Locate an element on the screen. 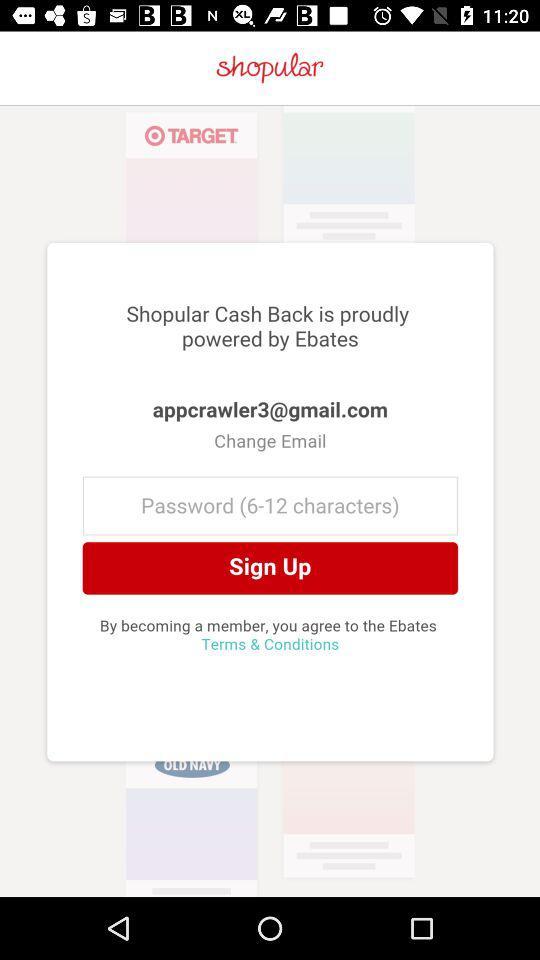 The height and width of the screenshot is (960, 540). an account is located at coordinates (270, 500).